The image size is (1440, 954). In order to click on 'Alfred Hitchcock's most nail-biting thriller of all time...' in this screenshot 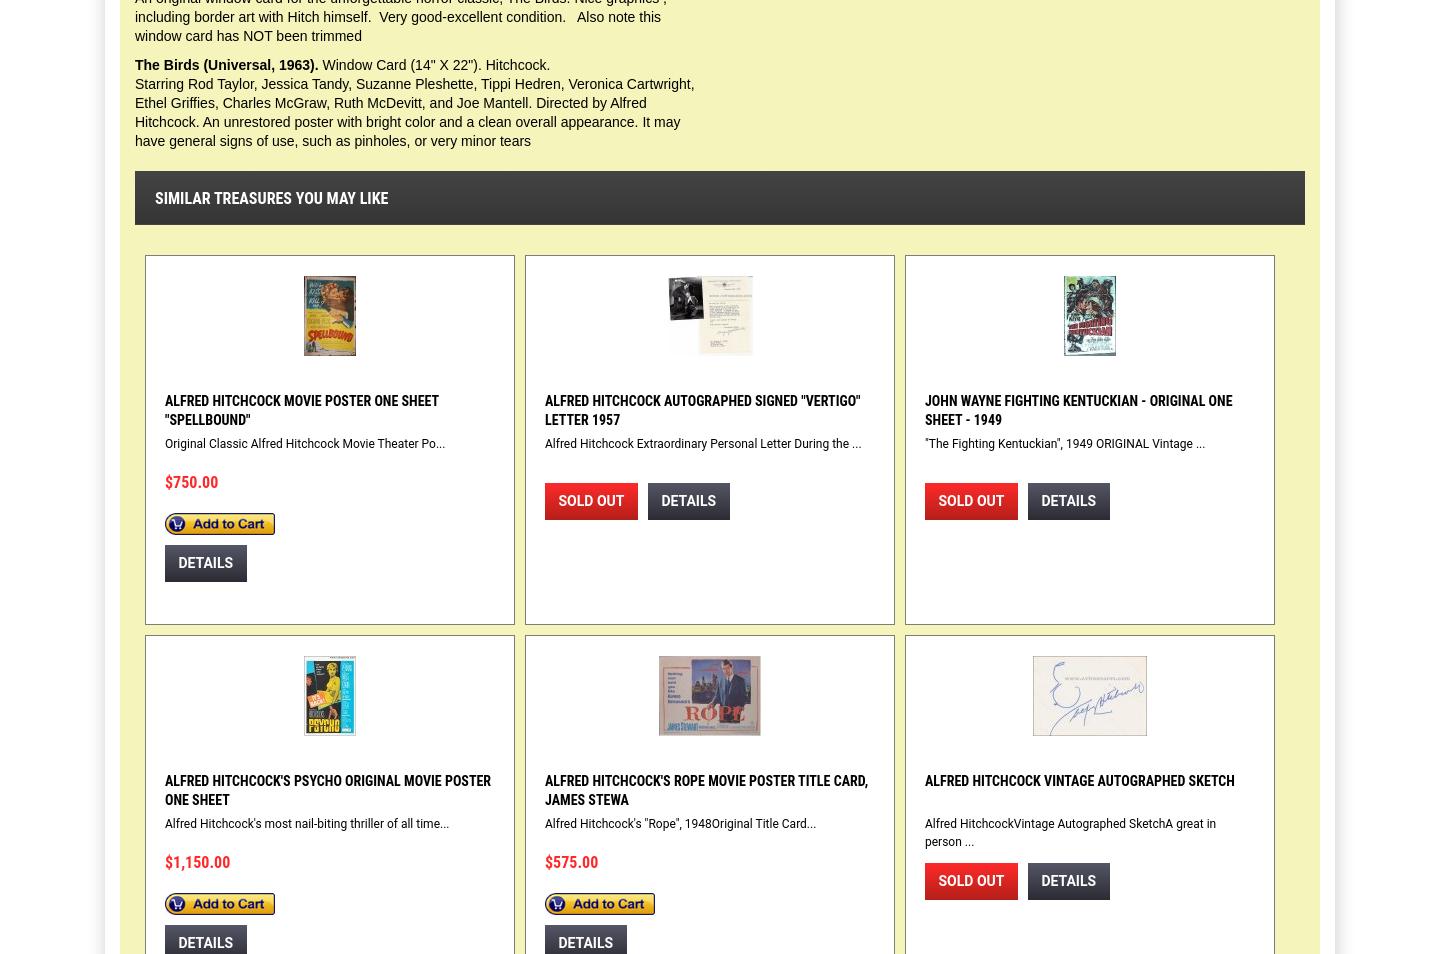, I will do `click(307, 823)`.